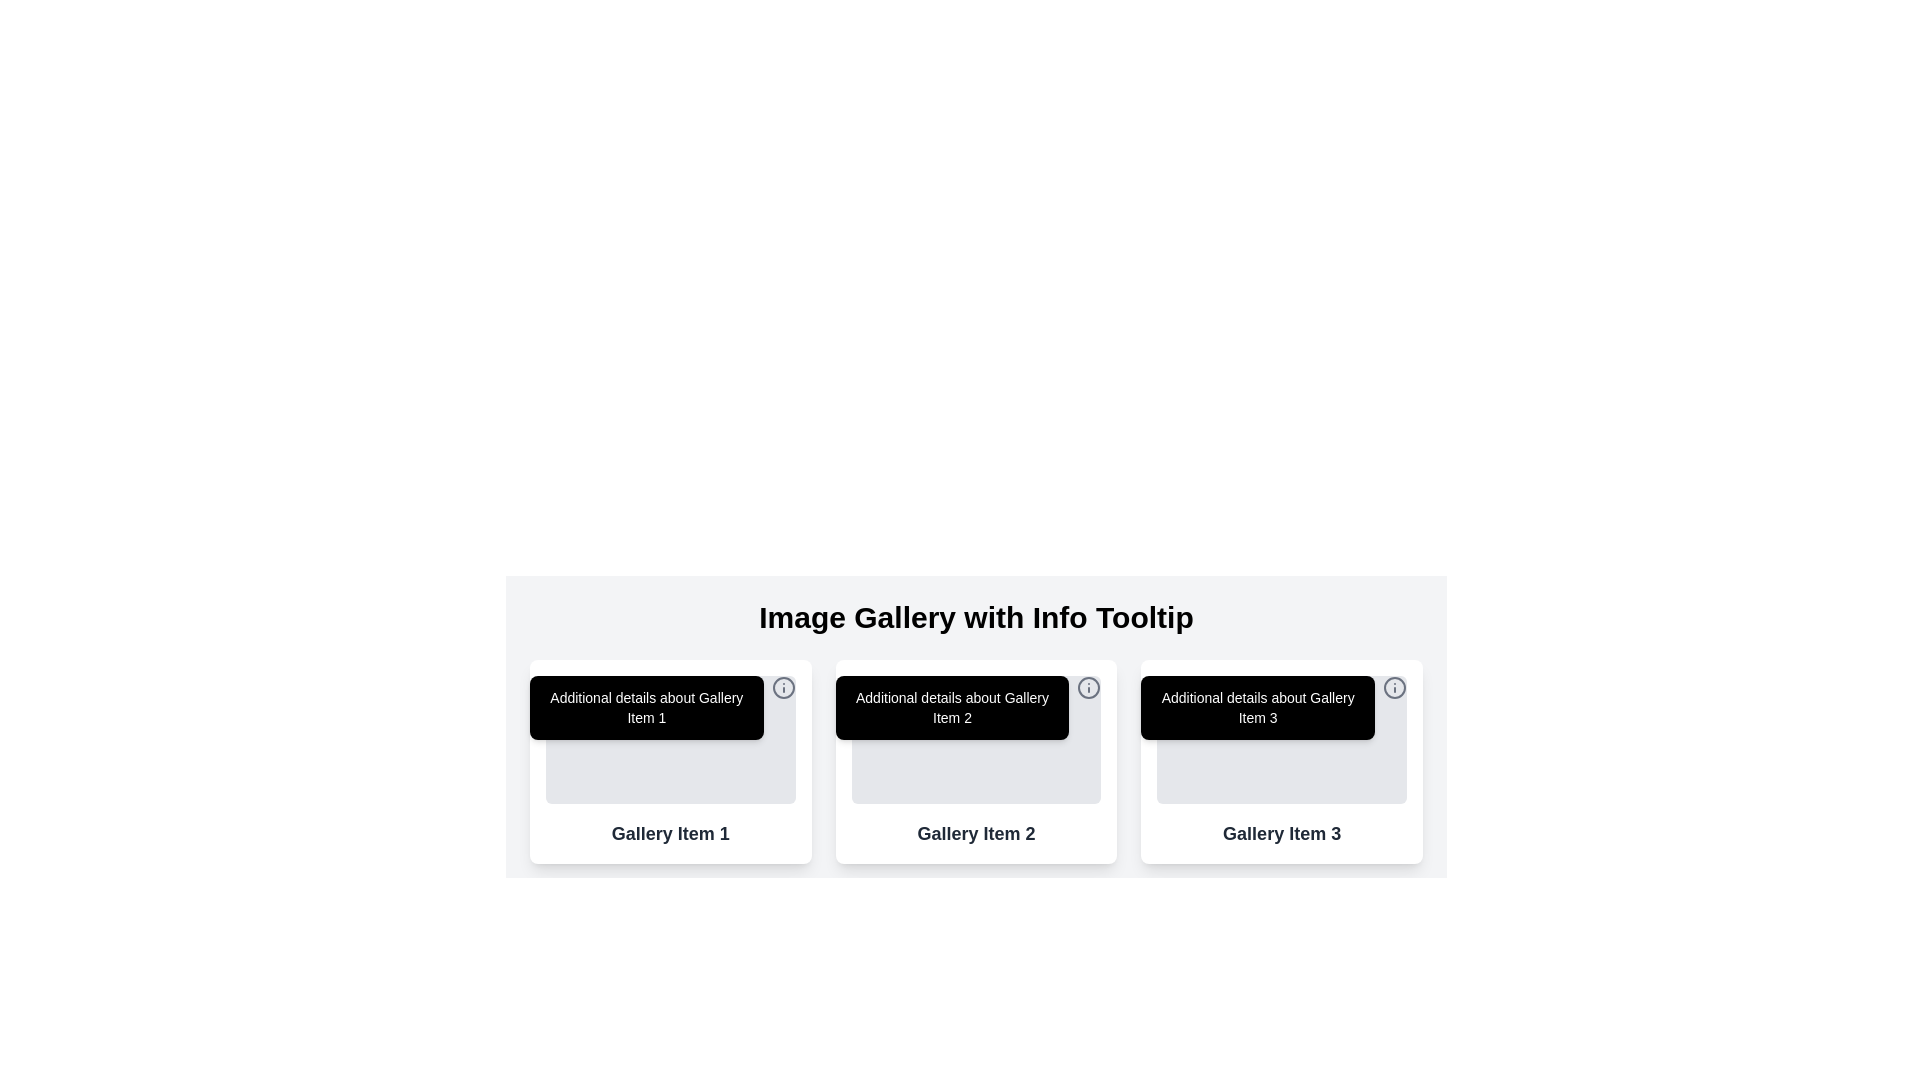 The image size is (1920, 1080). What do you see at coordinates (951, 707) in the screenshot?
I see `the black rectangular tooltip with rounded corners that contains the text 'Additional details about Gallery Item 2'` at bounding box center [951, 707].